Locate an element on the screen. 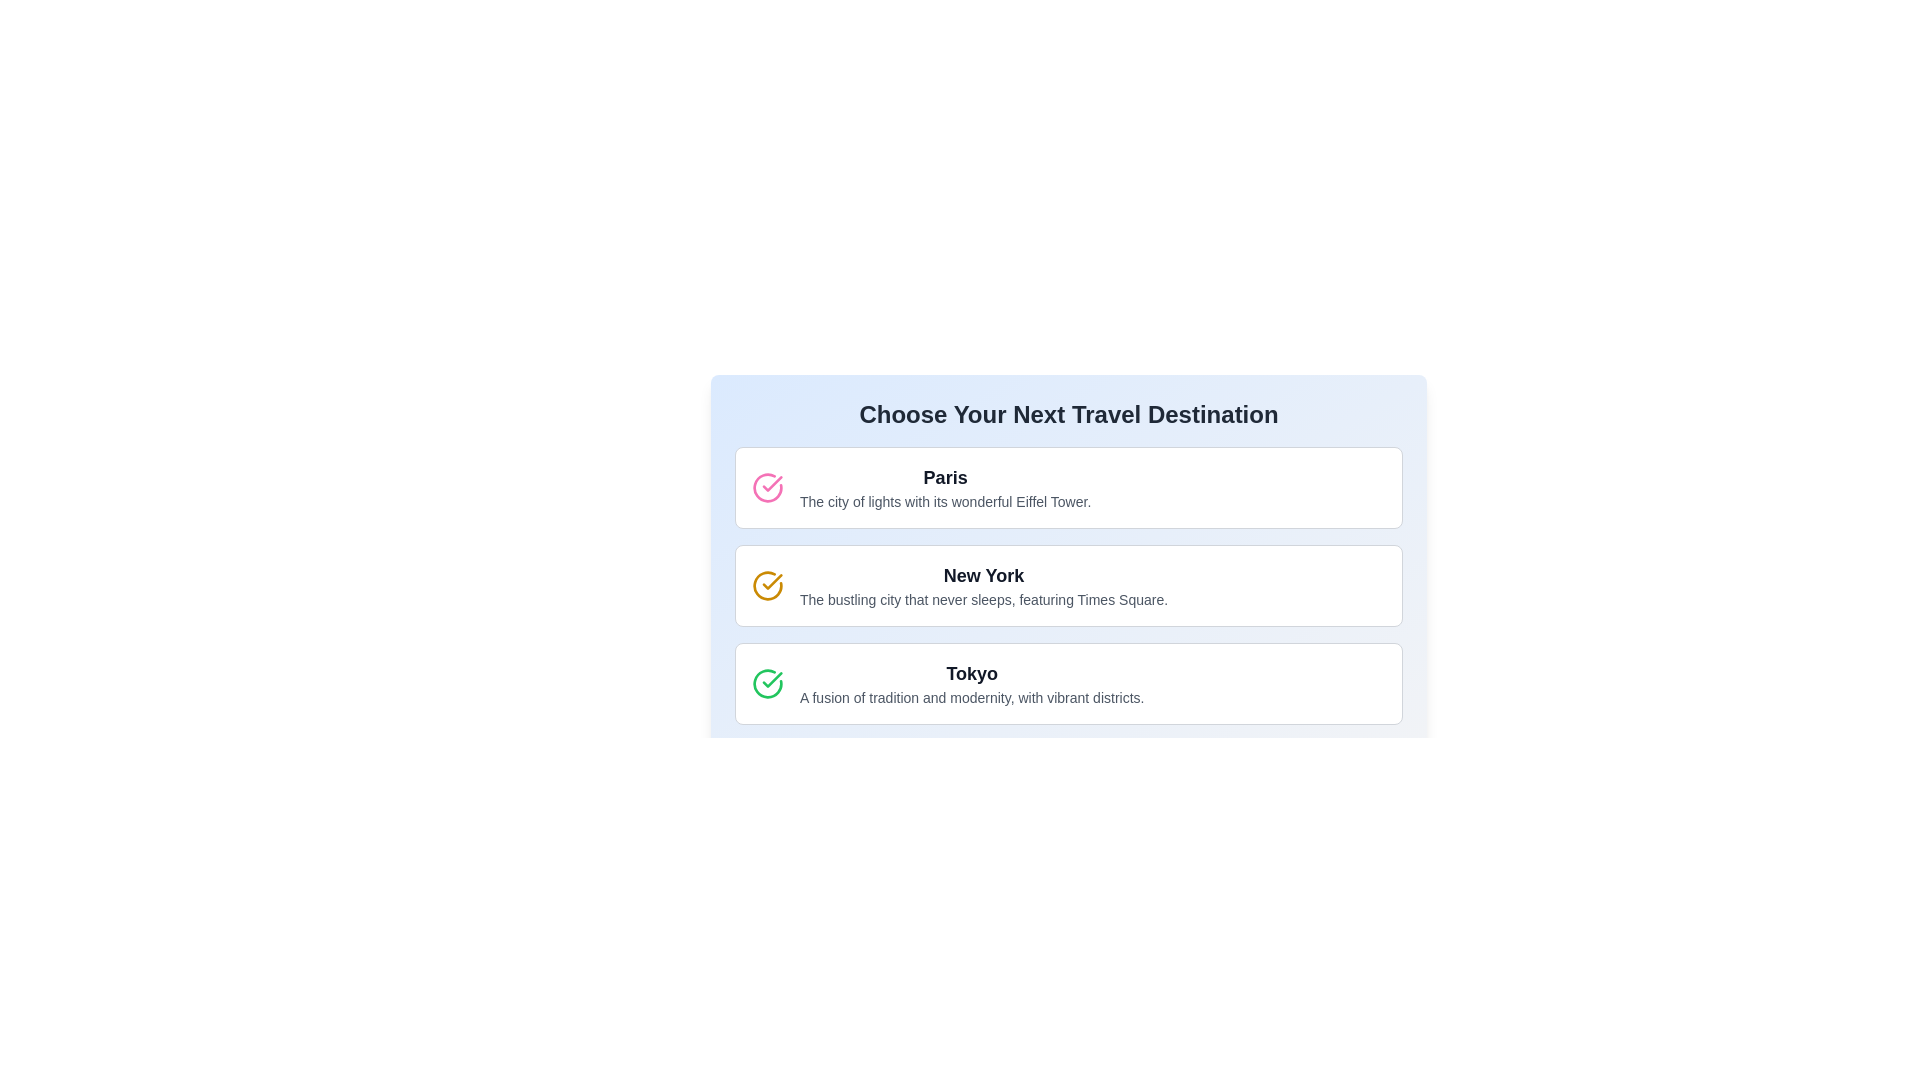  descriptive subtitle text for the travel destination Tokyo, which is located underneath the title in the third option of the vertical list is located at coordinates (972, 697).